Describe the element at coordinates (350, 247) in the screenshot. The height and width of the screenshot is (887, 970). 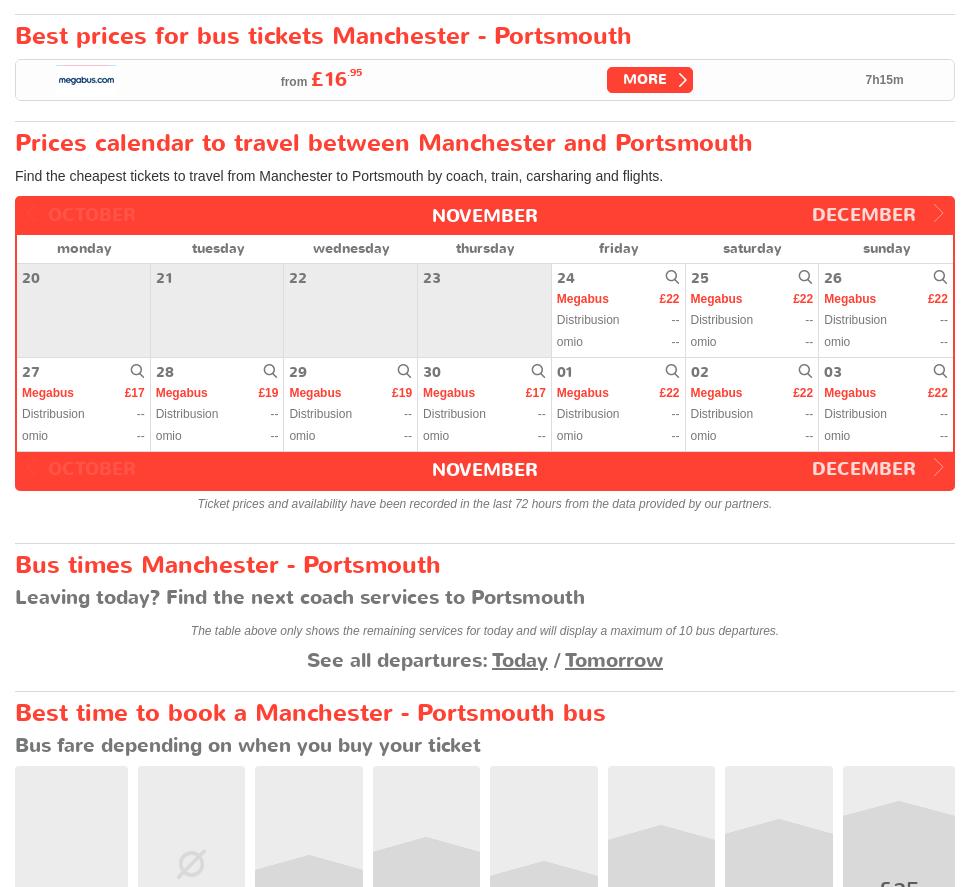
I see `'wednesday'` at that location.